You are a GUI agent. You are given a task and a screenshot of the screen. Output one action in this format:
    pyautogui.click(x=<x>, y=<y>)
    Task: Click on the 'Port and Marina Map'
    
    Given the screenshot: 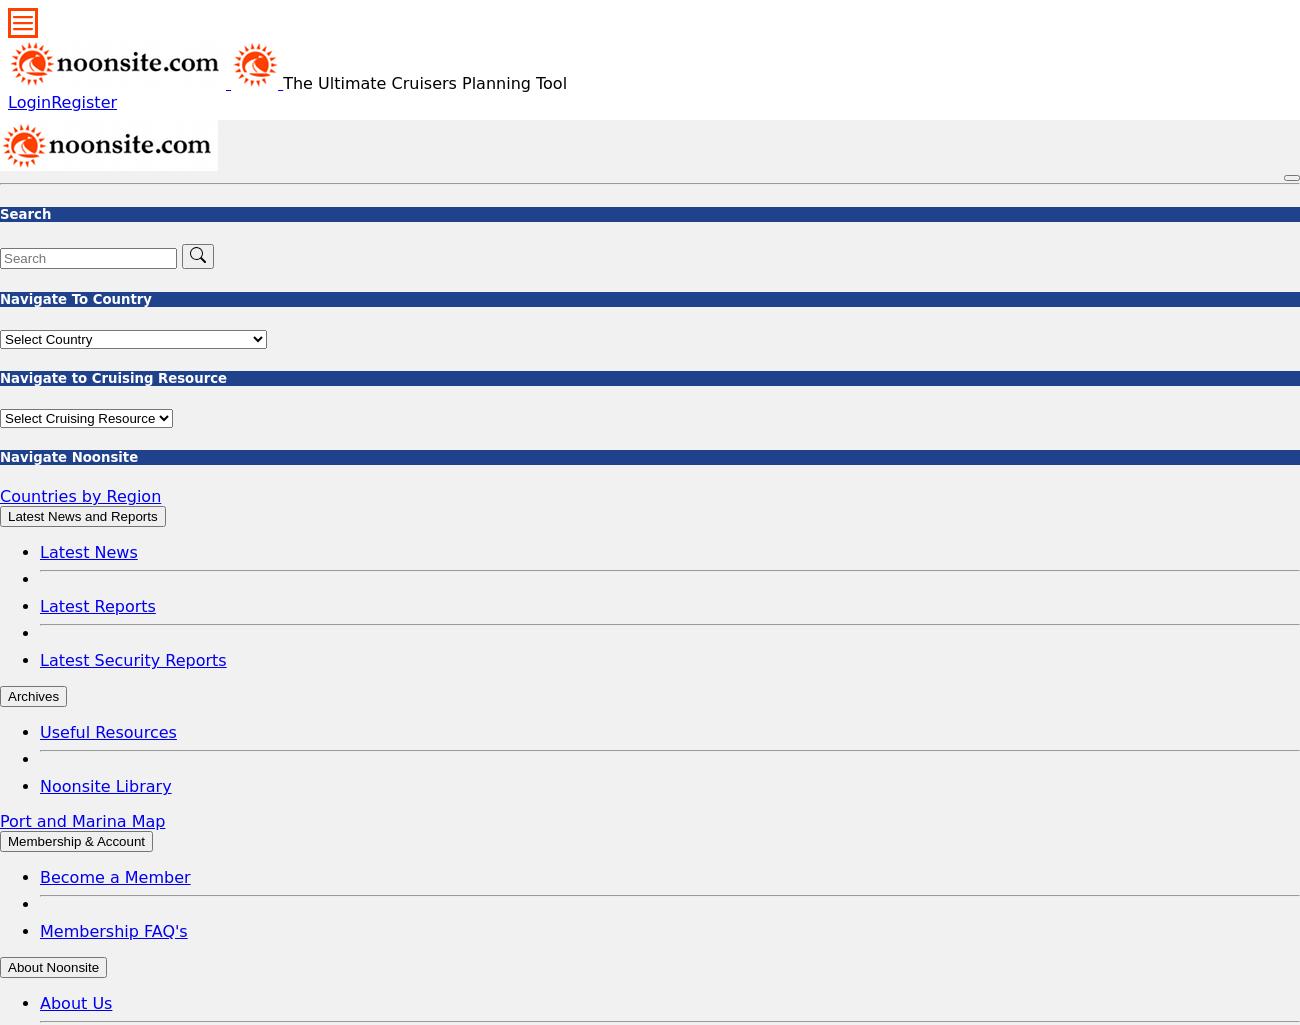 What is the action you would take?
    pyautogui.click(x=82, y=820)
    